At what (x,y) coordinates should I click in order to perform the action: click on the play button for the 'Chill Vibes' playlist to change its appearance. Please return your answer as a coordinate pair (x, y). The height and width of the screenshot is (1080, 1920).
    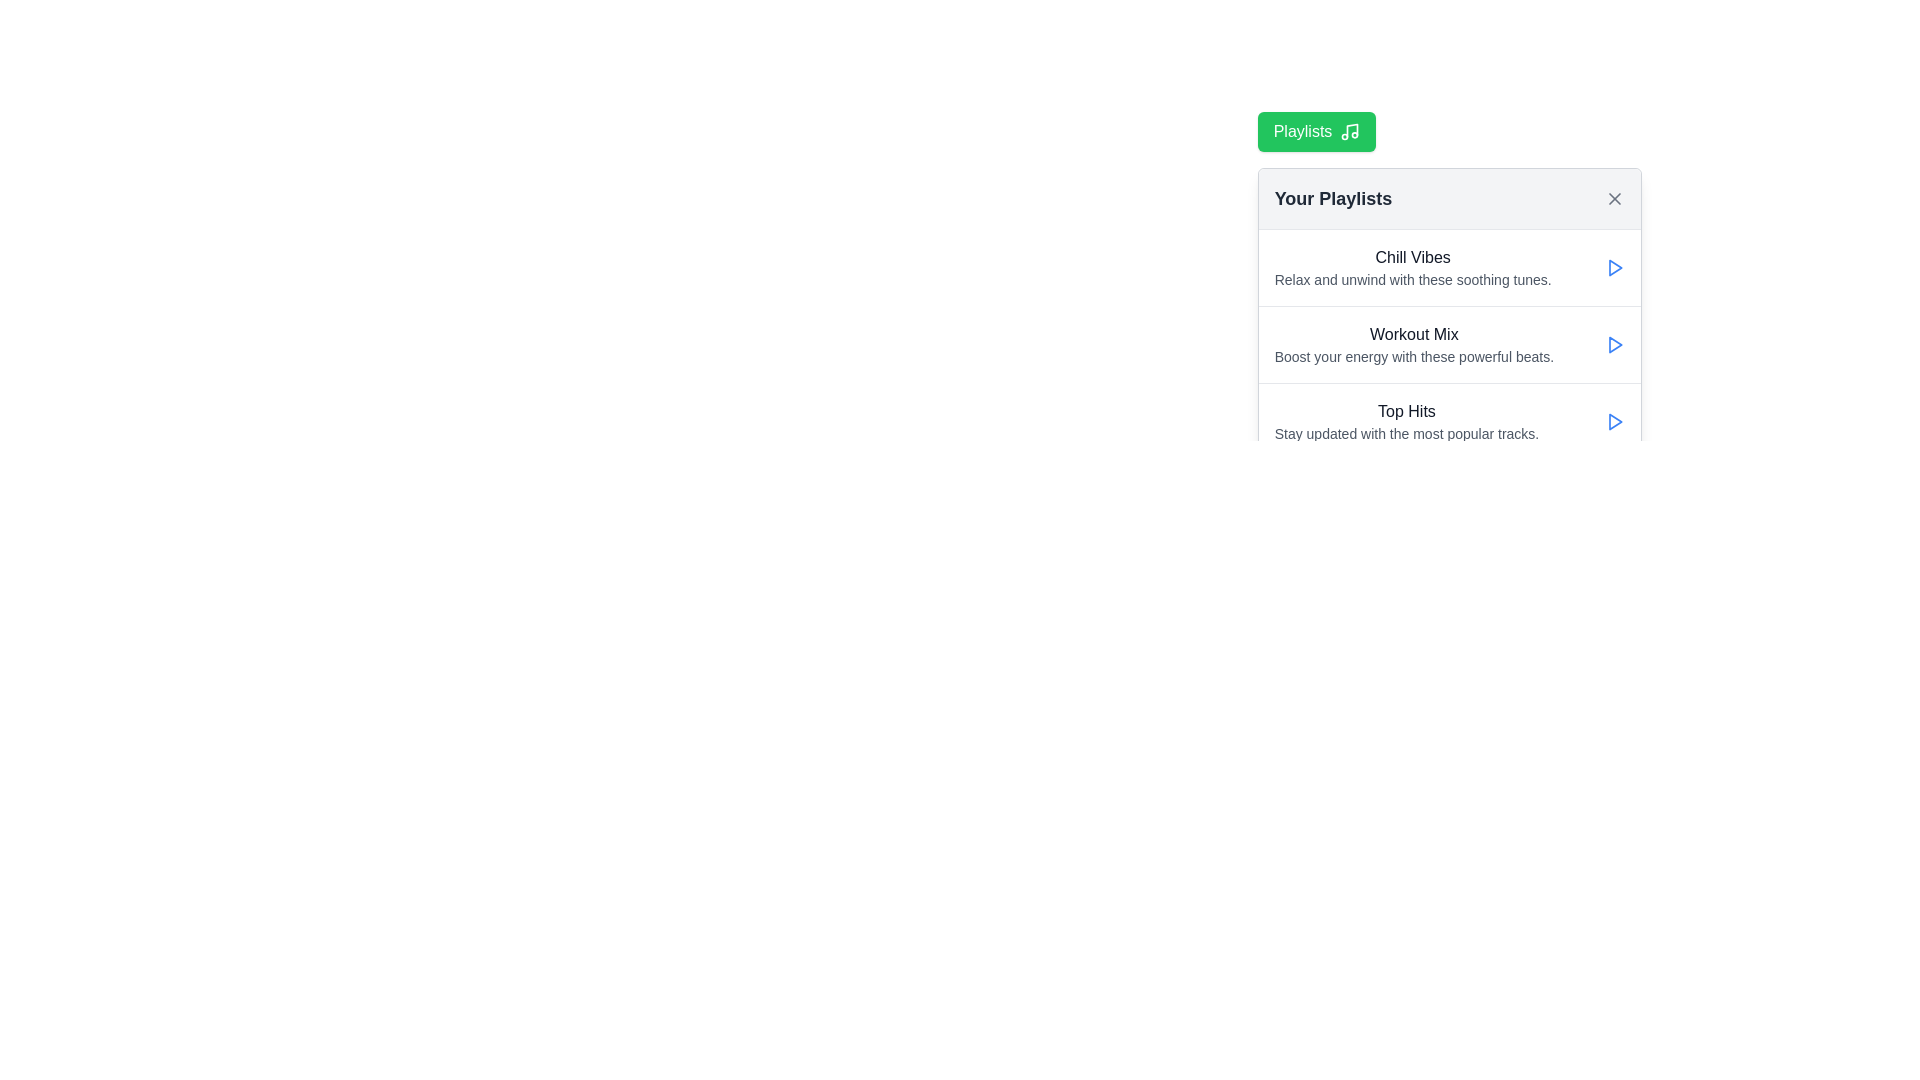
    Looking at the image, I should click on (1614, 266).